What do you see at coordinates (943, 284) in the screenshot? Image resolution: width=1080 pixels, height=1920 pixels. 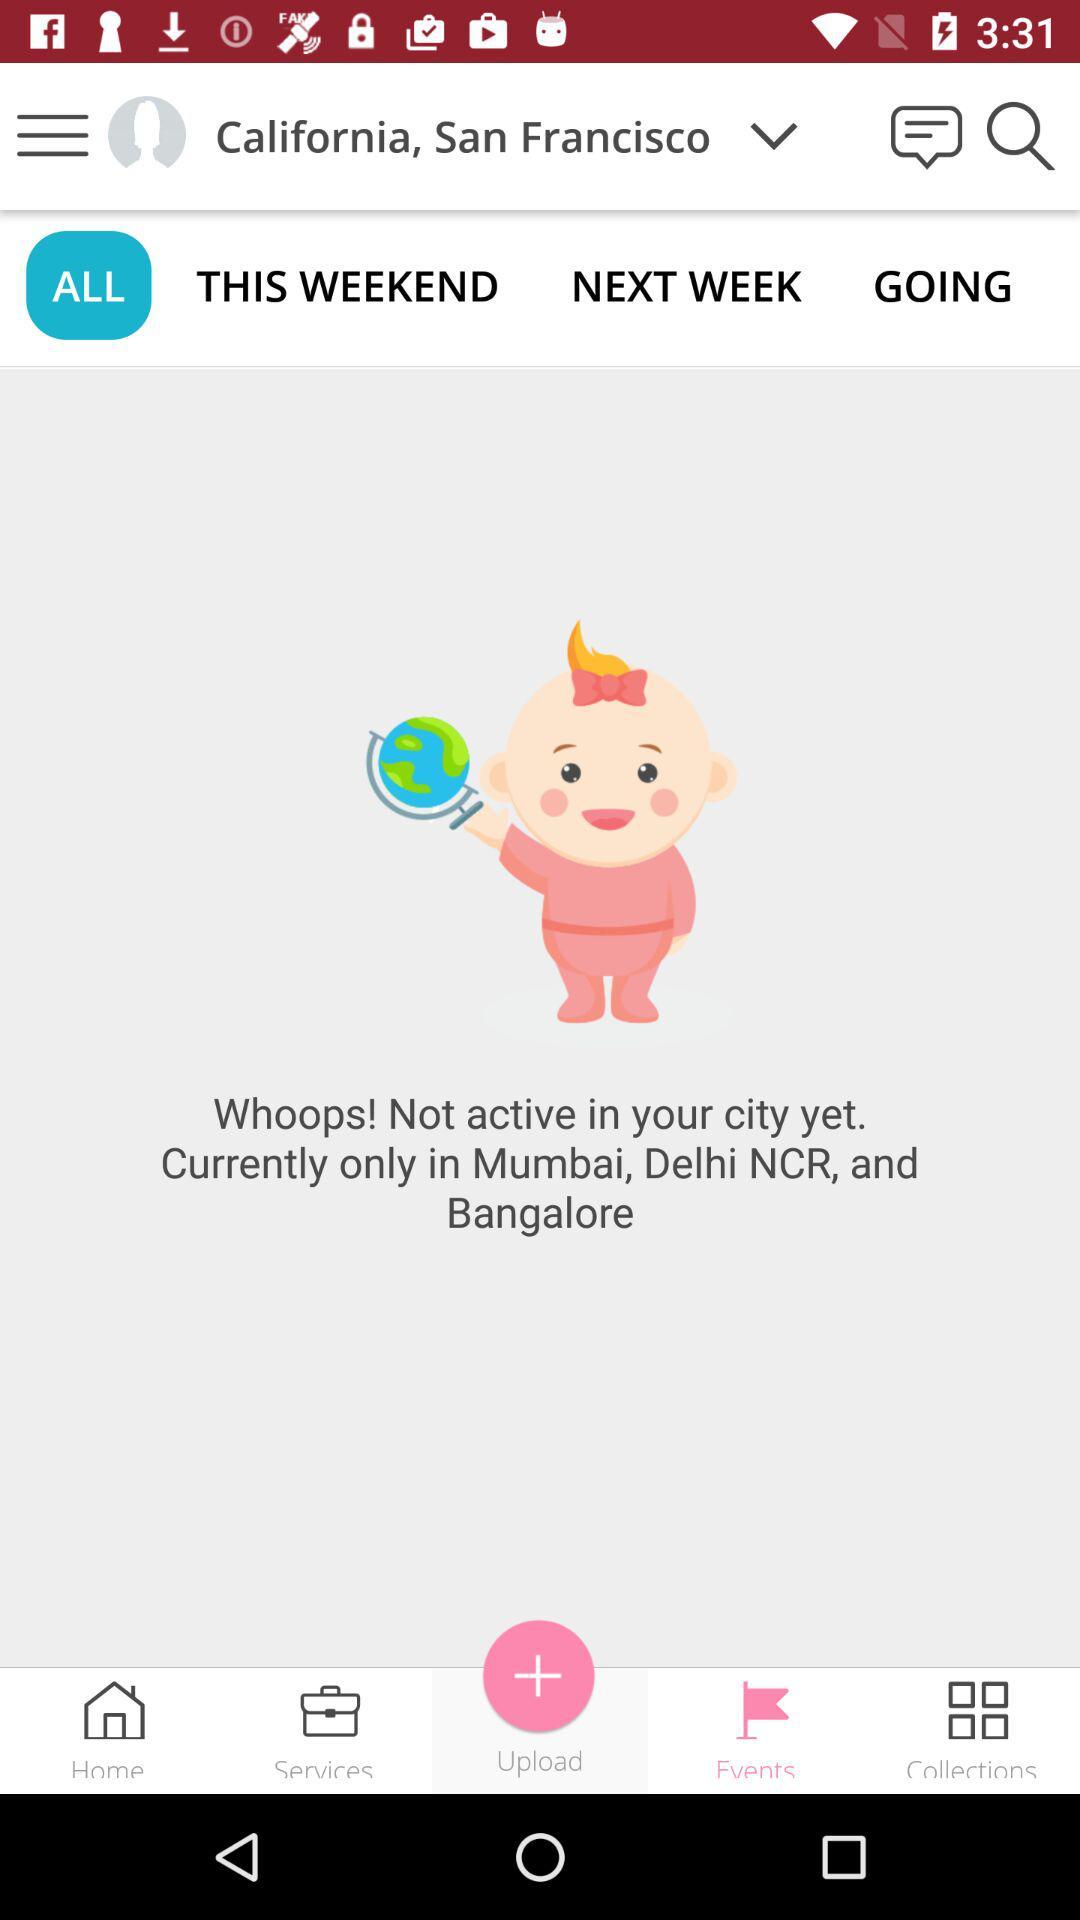 I see `icon next to the next week icon` at bounding box center [943, 284].